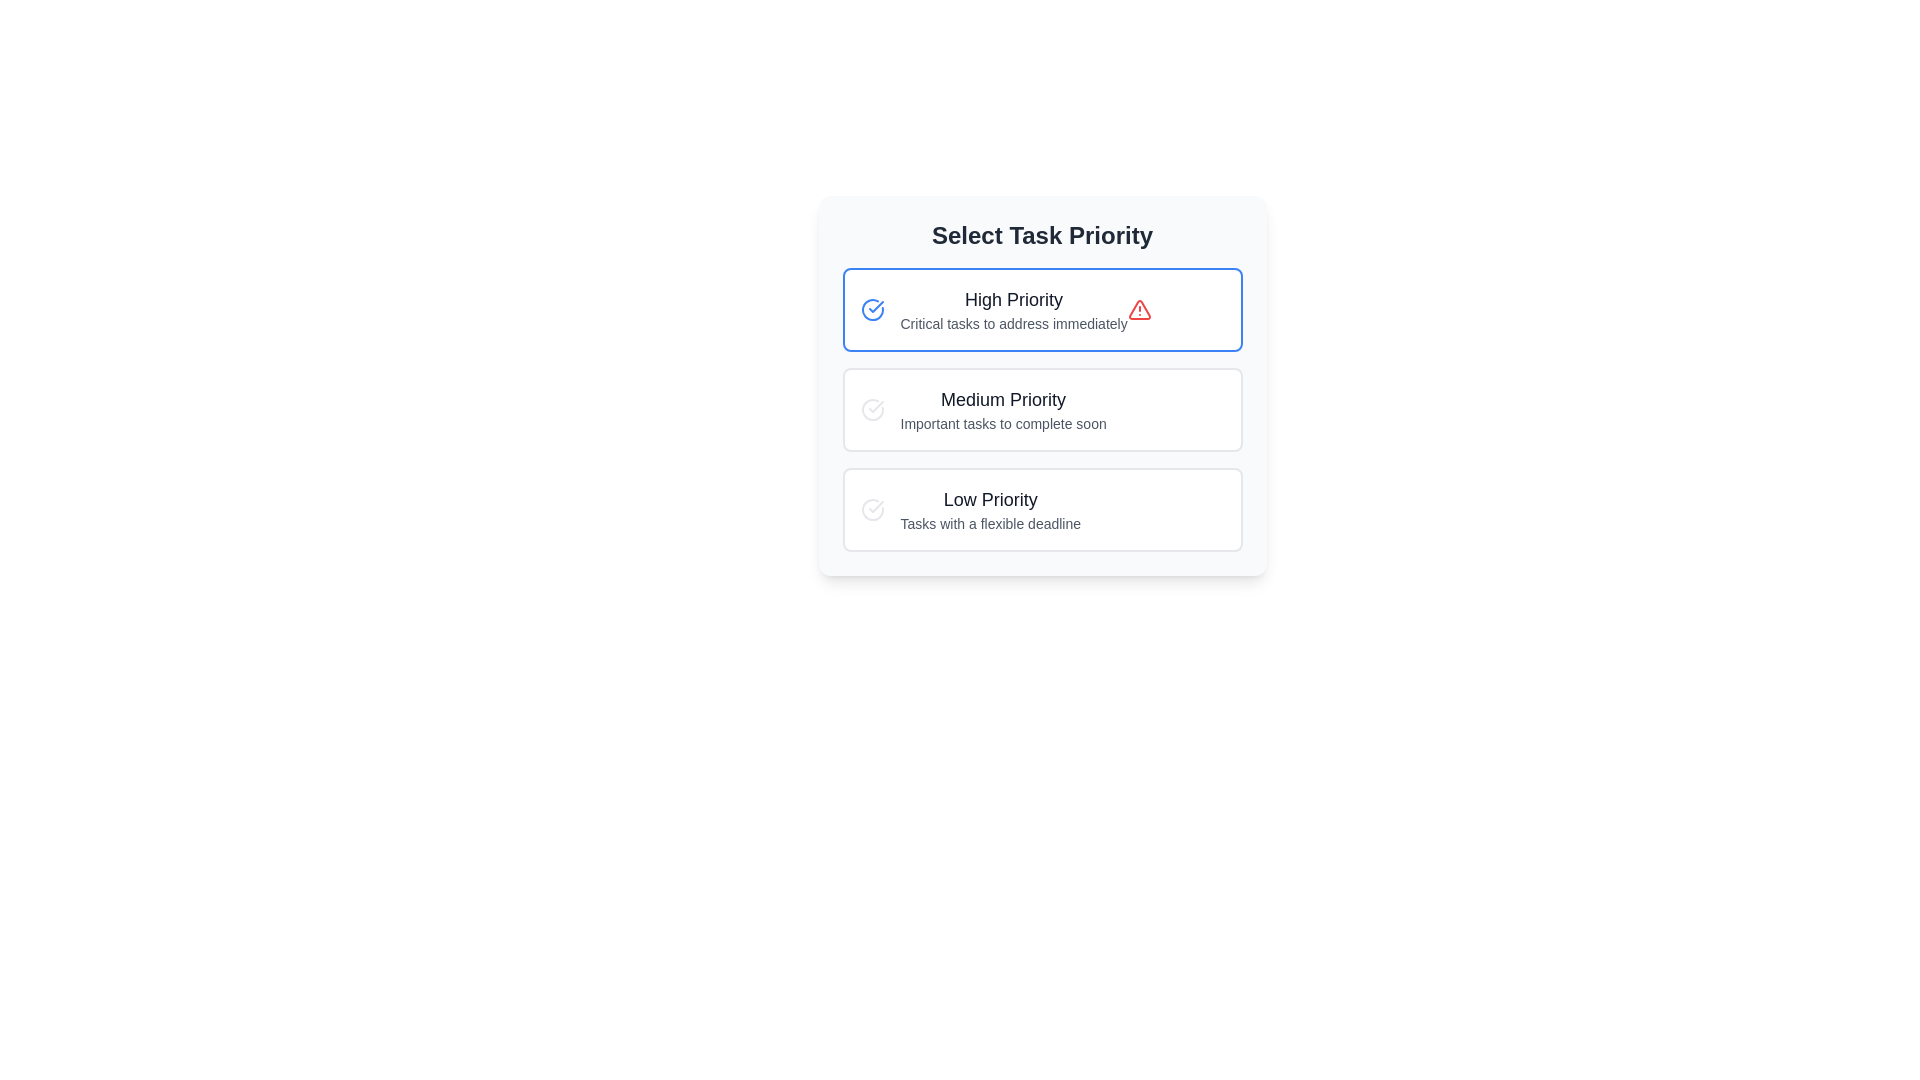  What do you see at coordinates (970, 508) in the screenshot?
I see `the 'Low Priority' selectable card option in the task priority selection interface, which features a light gray circular checkmark icon and bold text reading 'Low Priority'` at bounding box center [970, 508].